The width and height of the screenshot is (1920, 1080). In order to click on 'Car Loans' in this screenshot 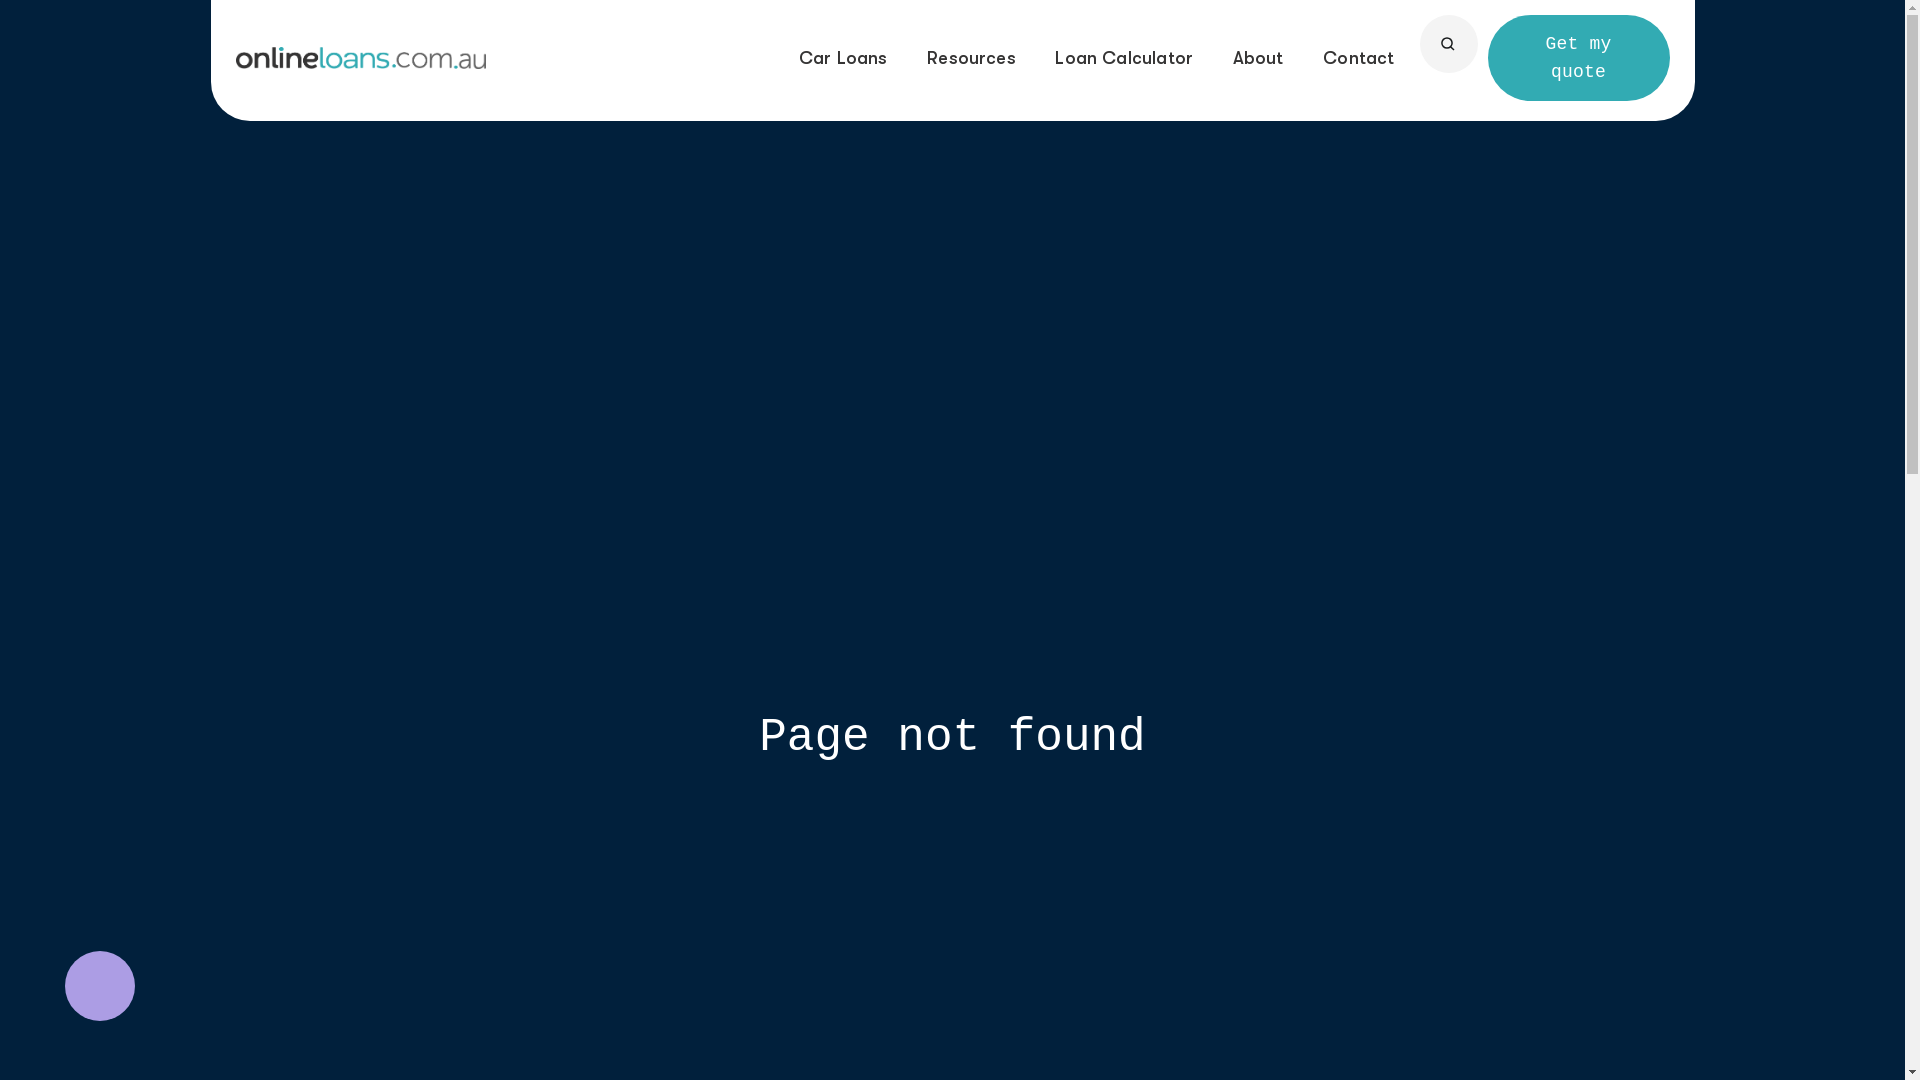, I will do `click(843, 56)`.